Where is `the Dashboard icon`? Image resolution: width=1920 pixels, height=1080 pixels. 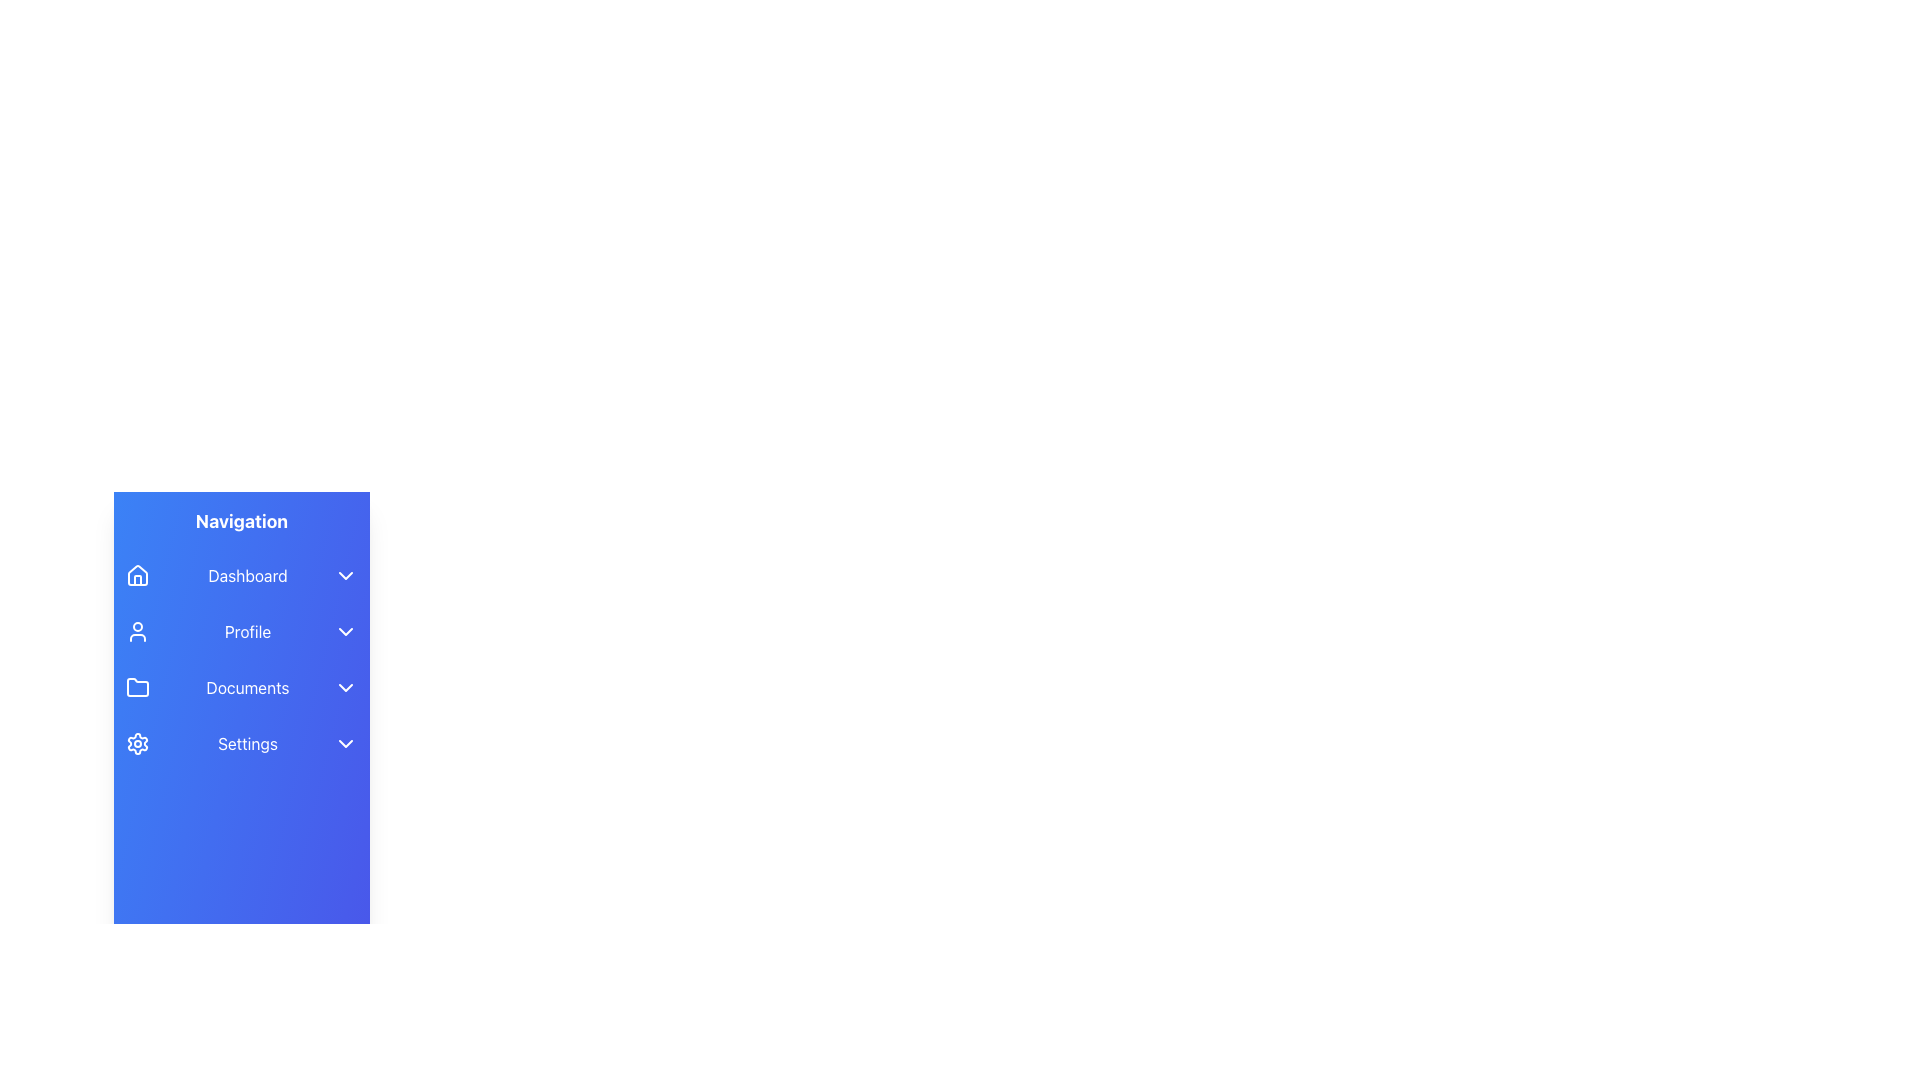 the Dashboard icon is located at coordinates (137, 575).